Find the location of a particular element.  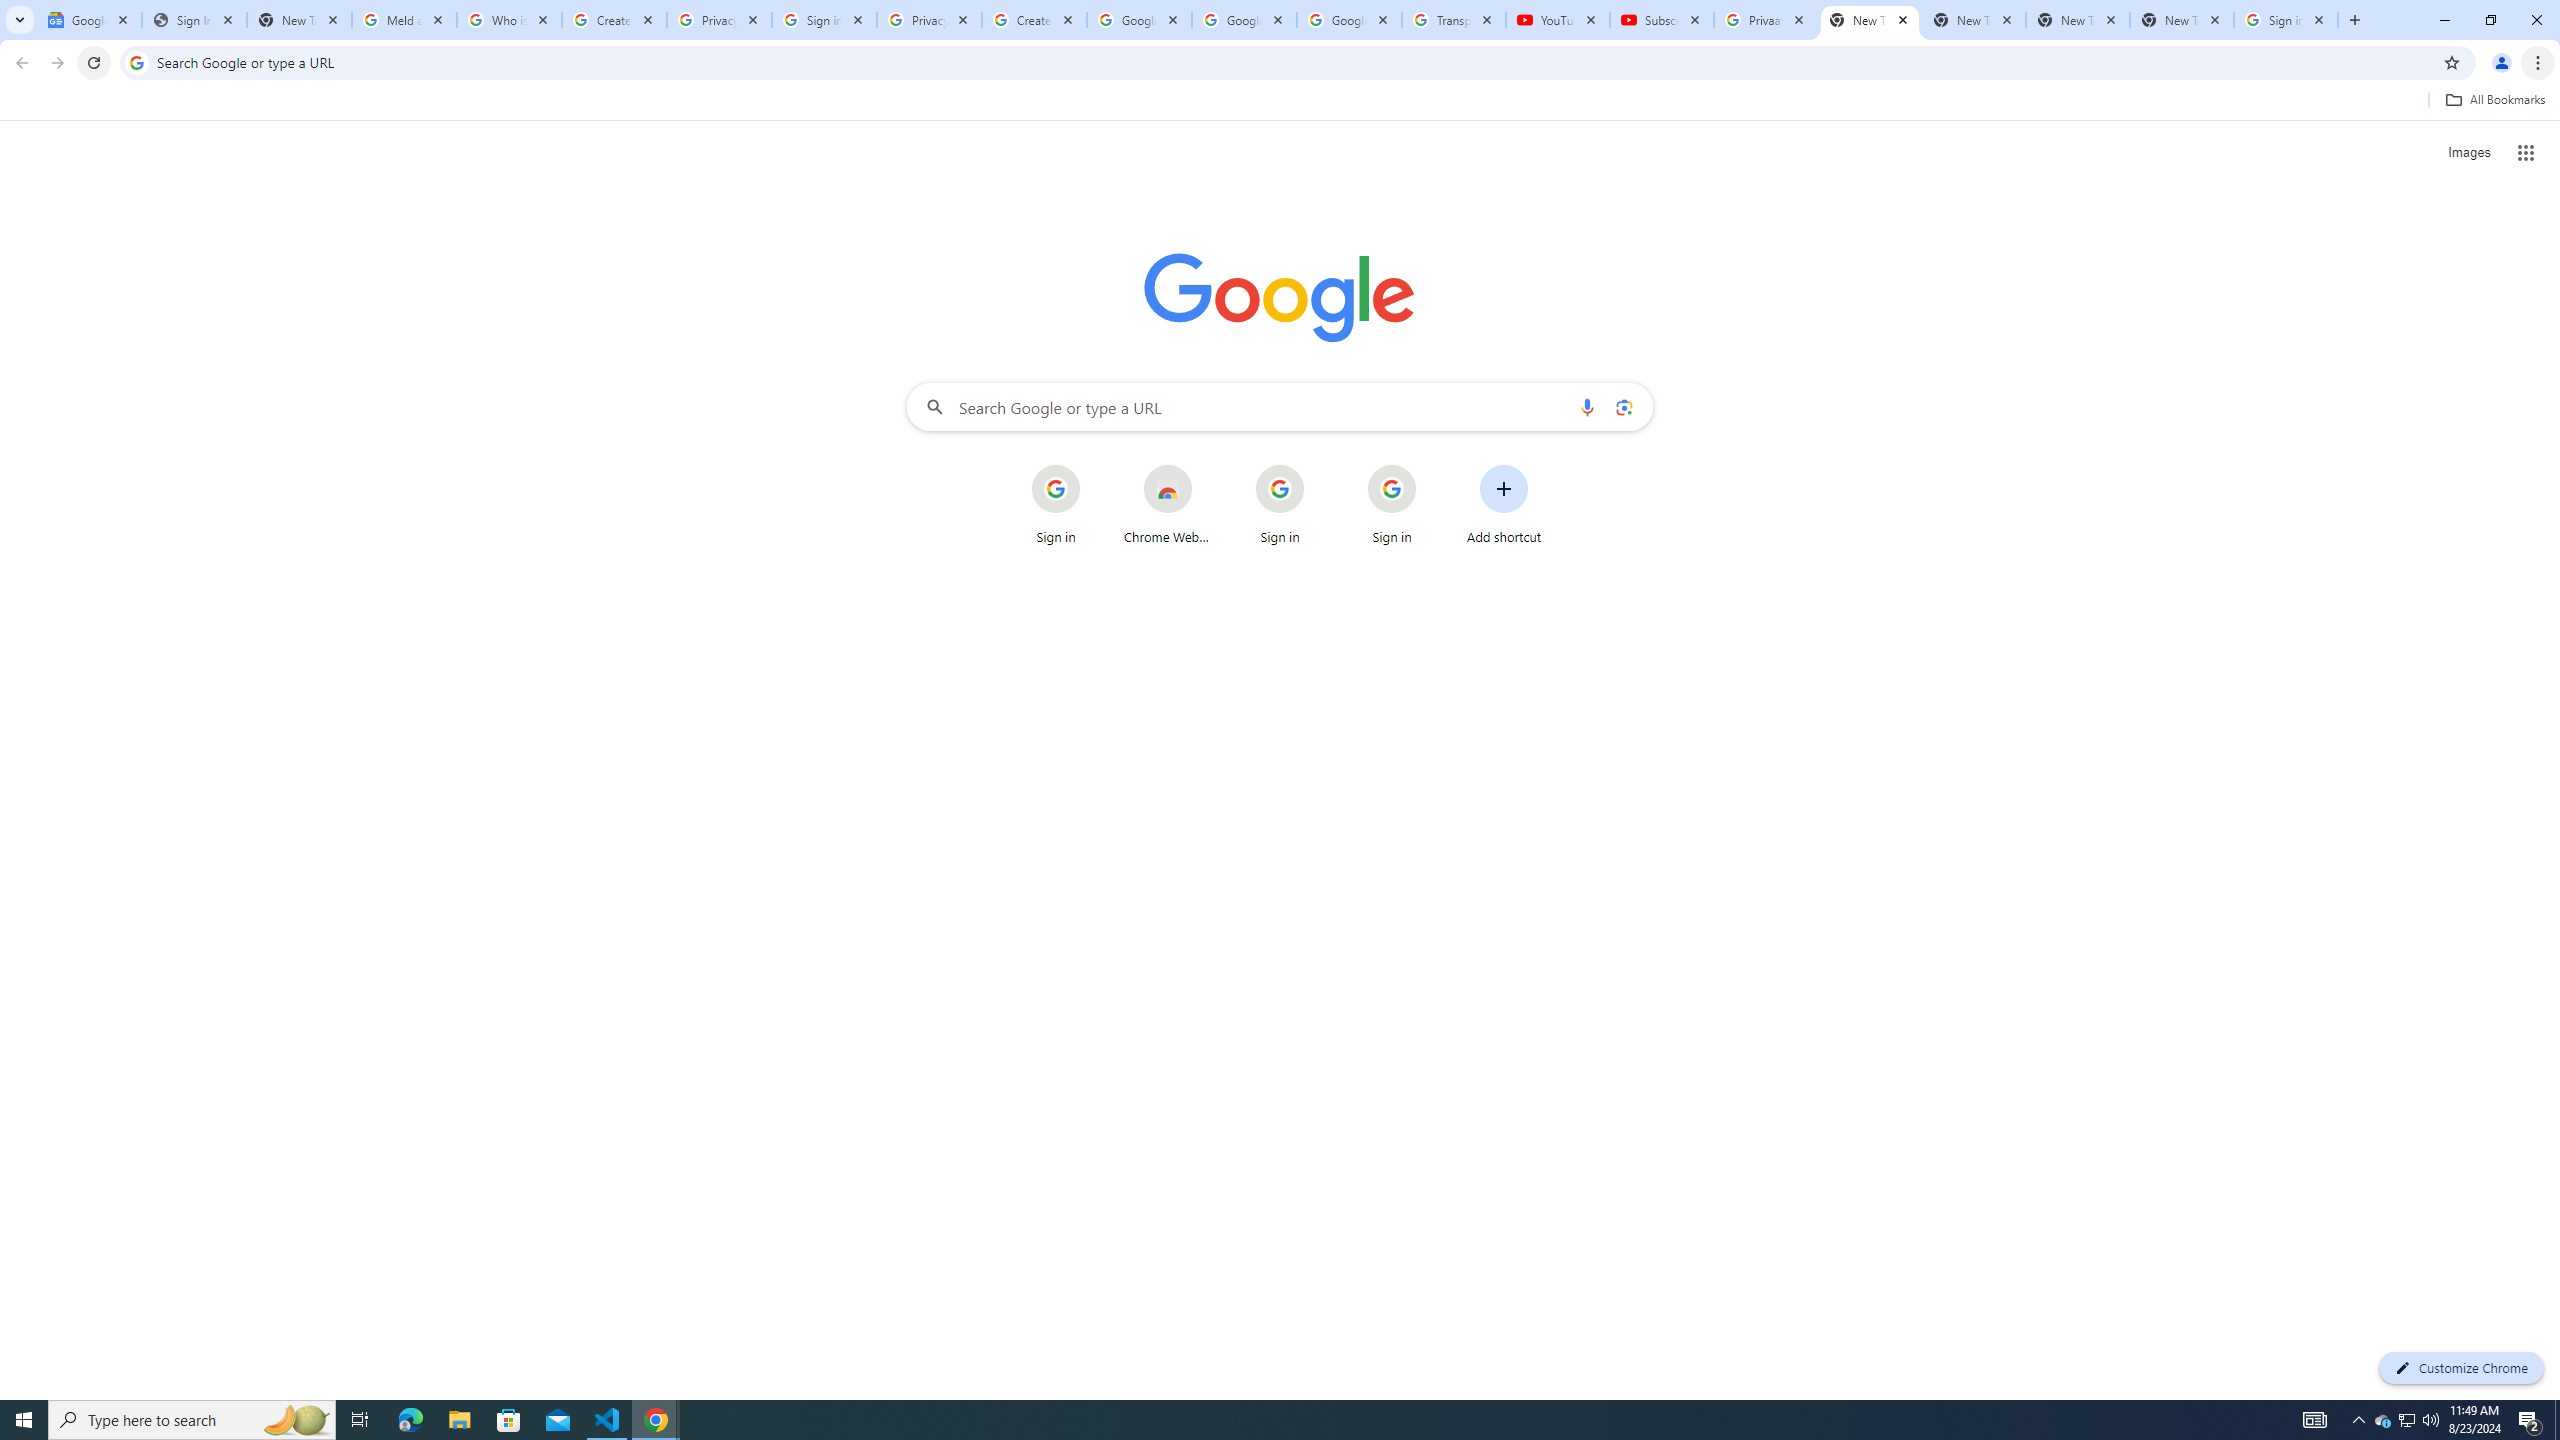

'Chrome Web Store' is located at coordinates (1166, 505).